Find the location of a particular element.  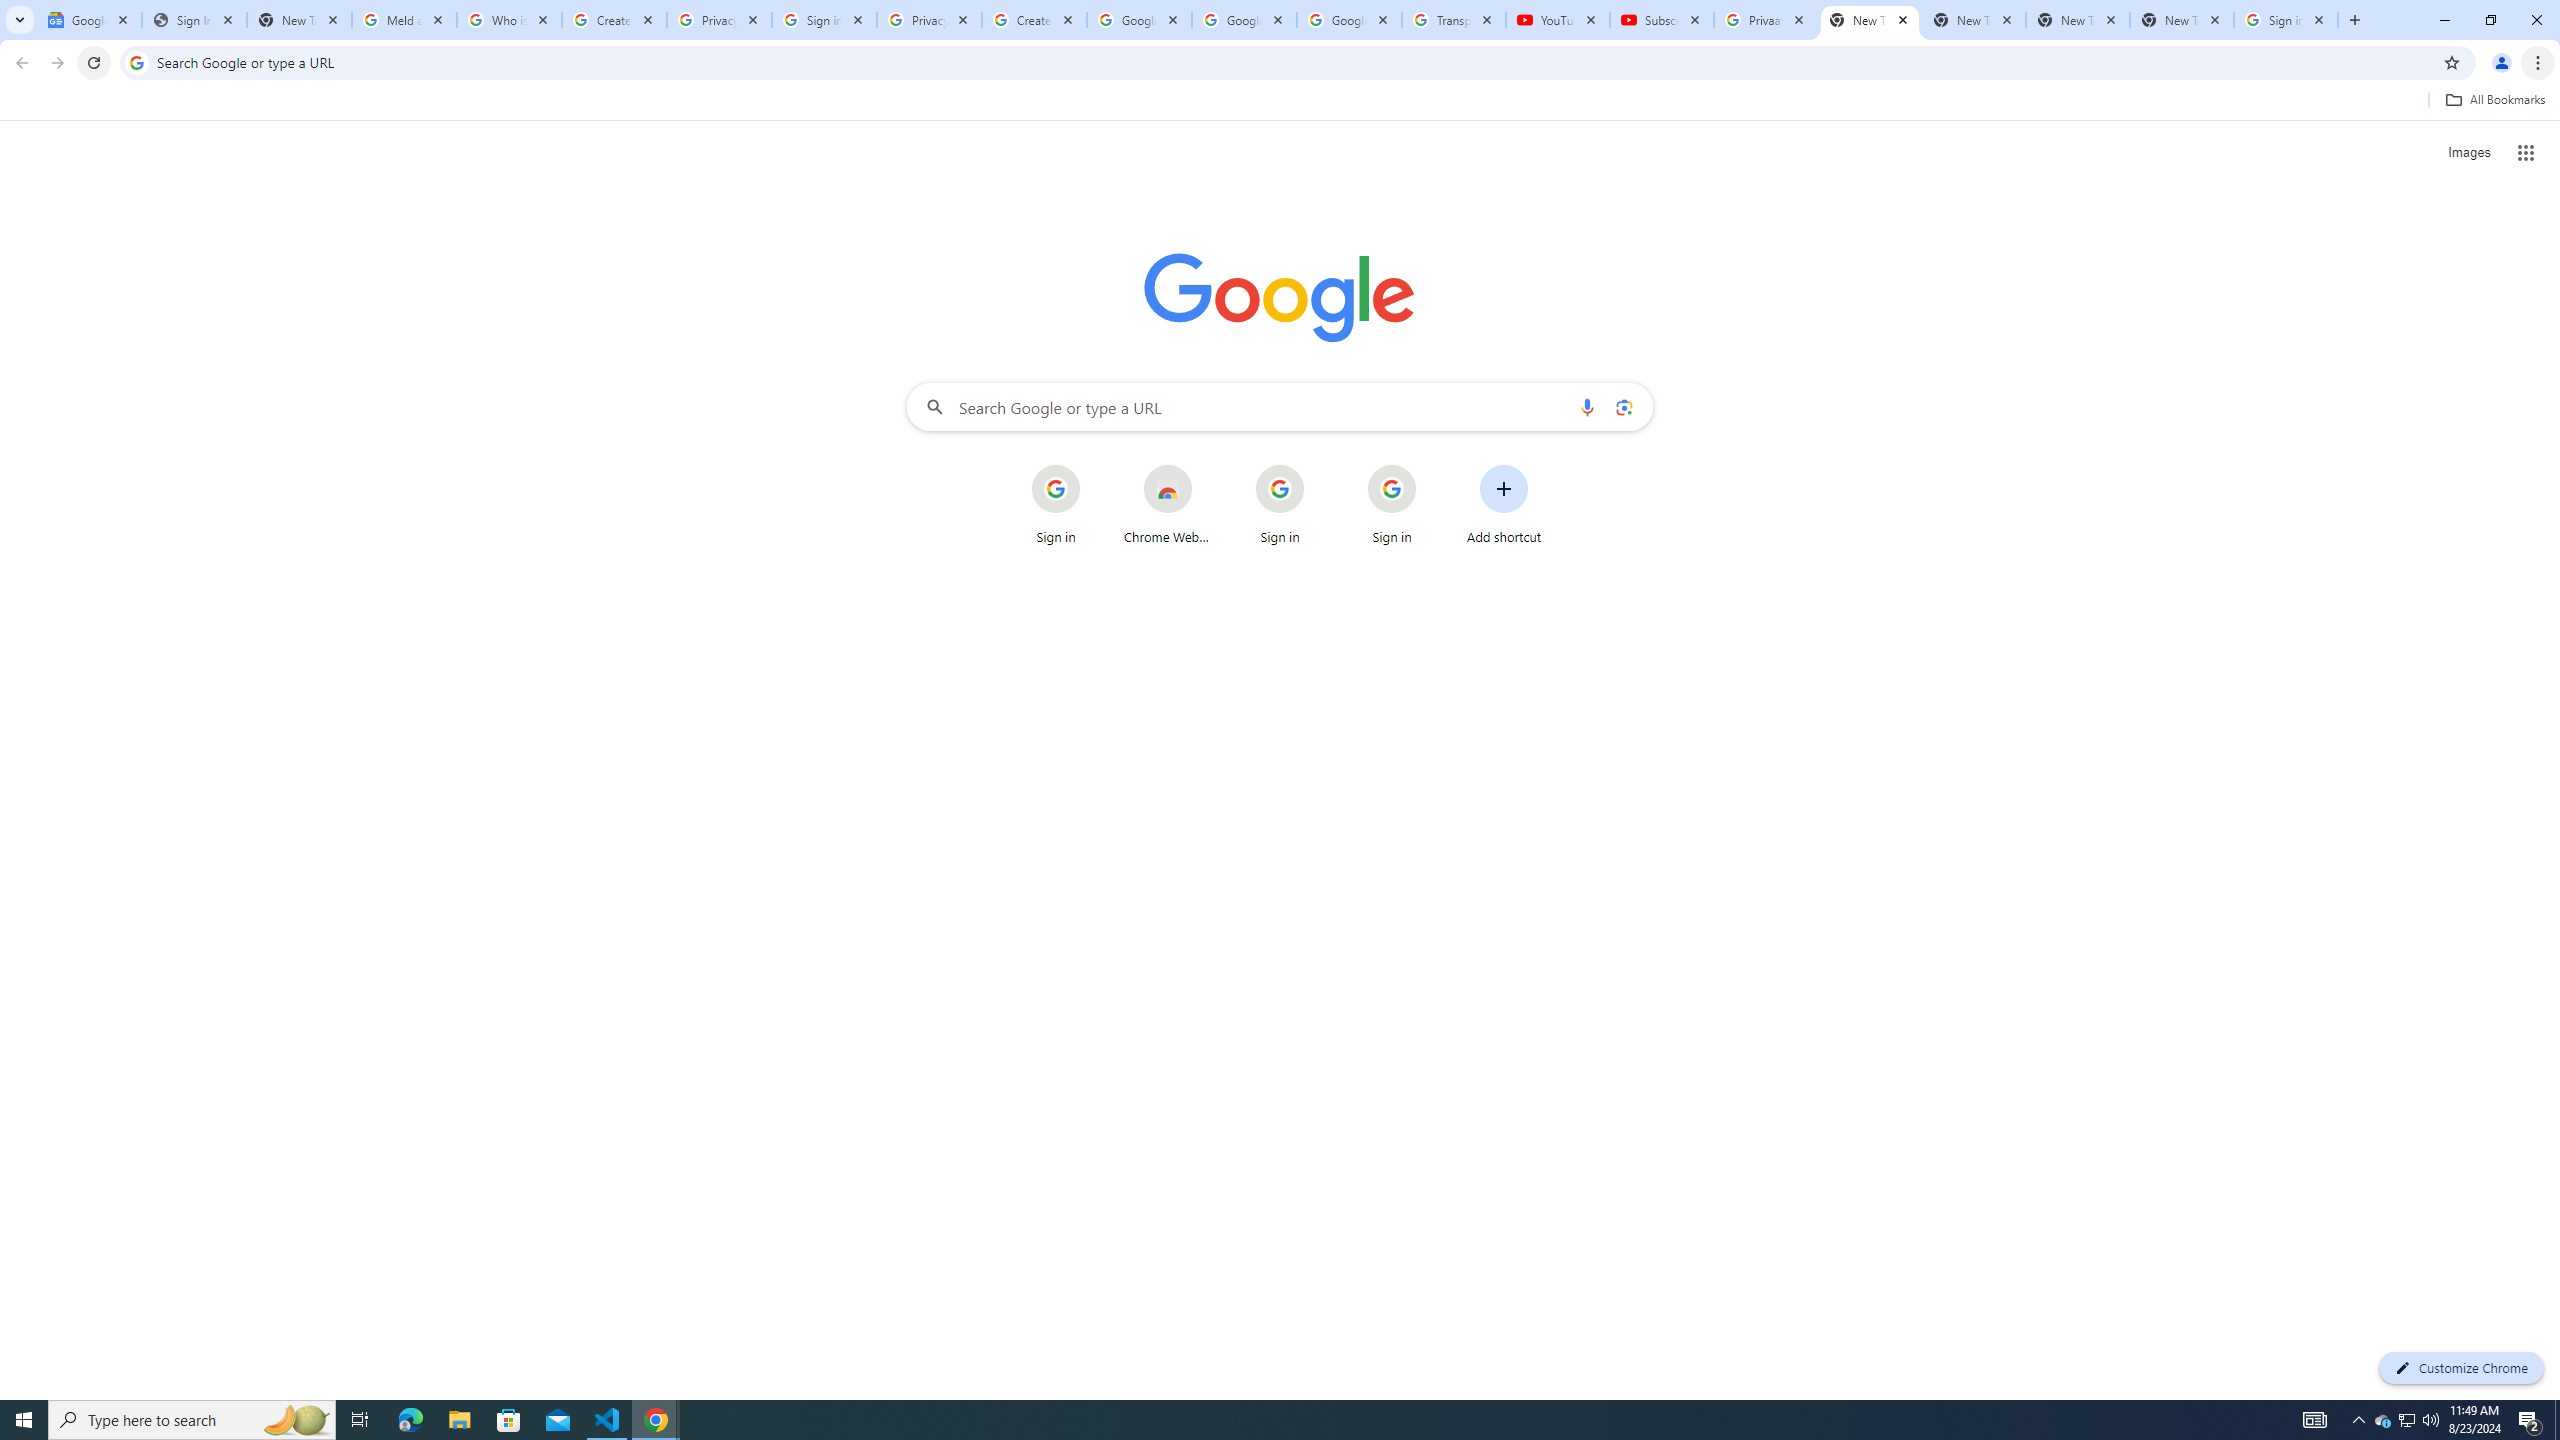

'Chrome Web Store' is located at coordinates (1166, 505).